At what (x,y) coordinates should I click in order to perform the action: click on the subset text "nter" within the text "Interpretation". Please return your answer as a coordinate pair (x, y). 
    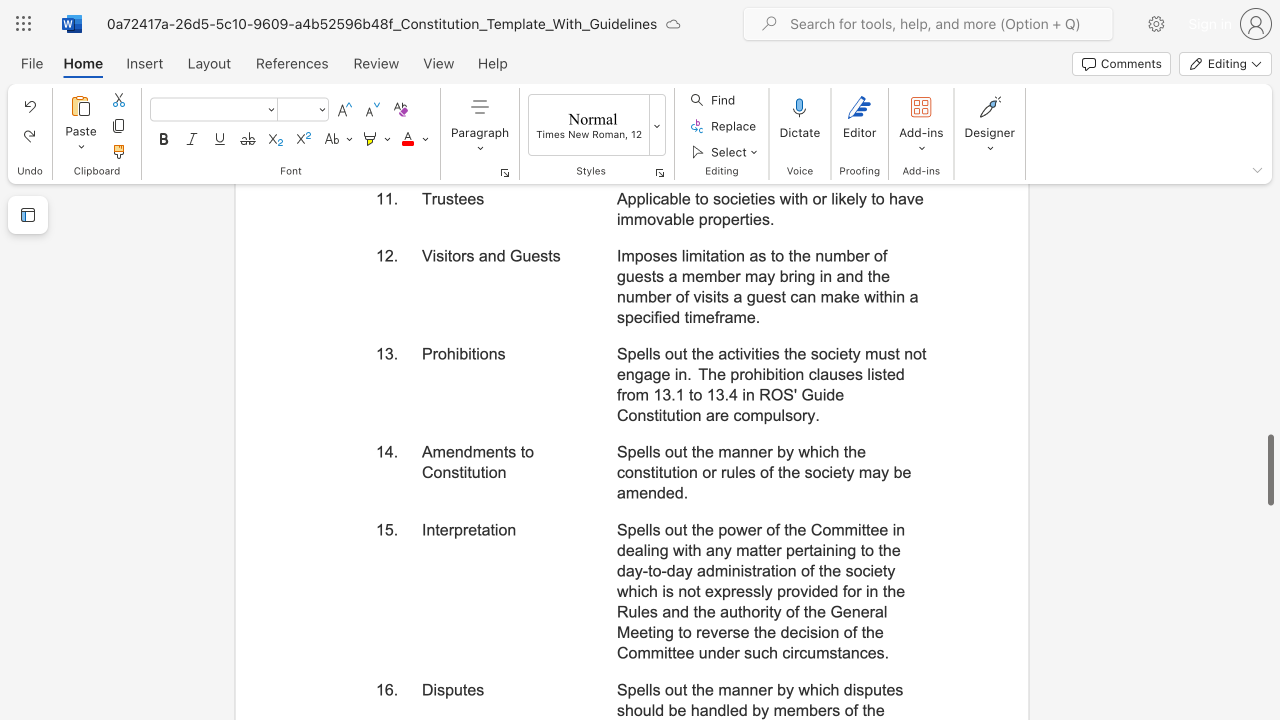
    Looking at the image, I should click on (425, 528).